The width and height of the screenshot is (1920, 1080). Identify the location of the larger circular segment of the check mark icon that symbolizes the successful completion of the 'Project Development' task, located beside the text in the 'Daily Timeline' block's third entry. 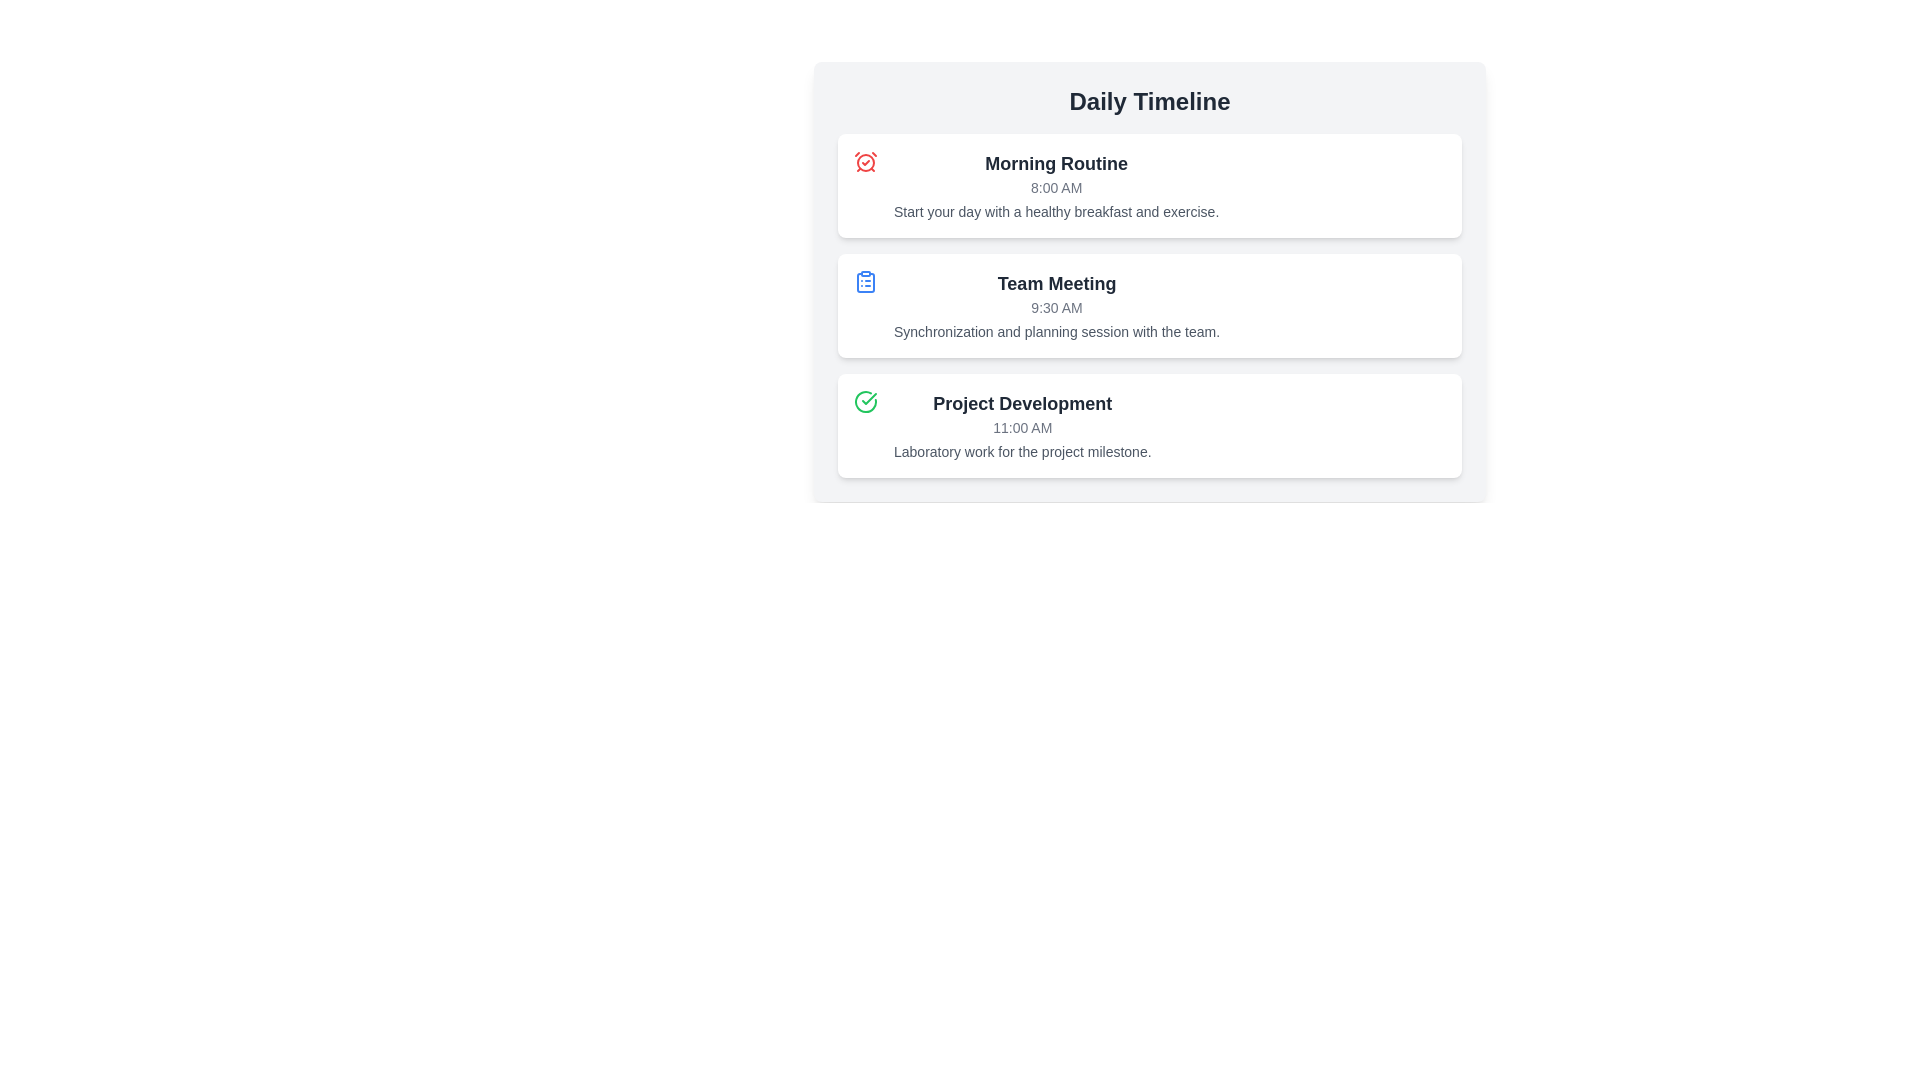
(865, 401).